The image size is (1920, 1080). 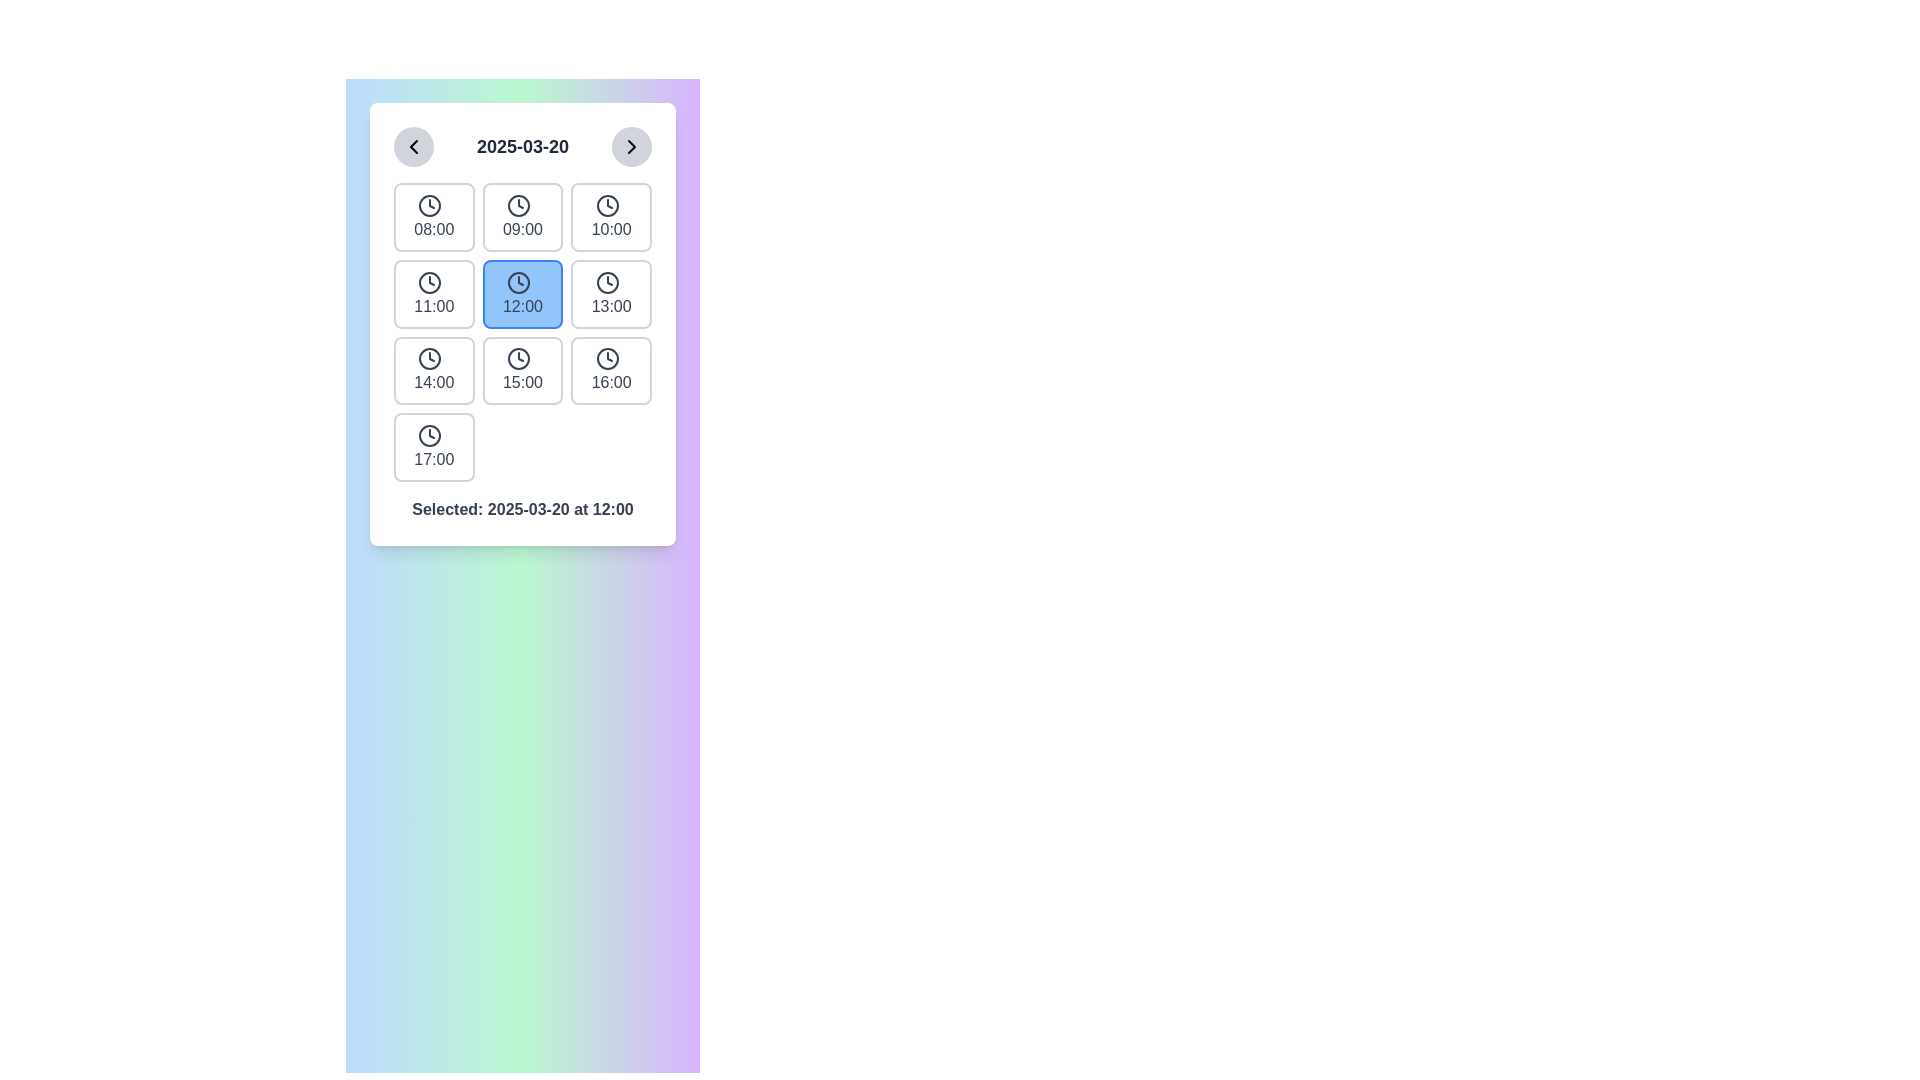 I want to click on the time selection button labeled '08:00' located in the top-left corner of the grid layout, so click(x=433, y=217).